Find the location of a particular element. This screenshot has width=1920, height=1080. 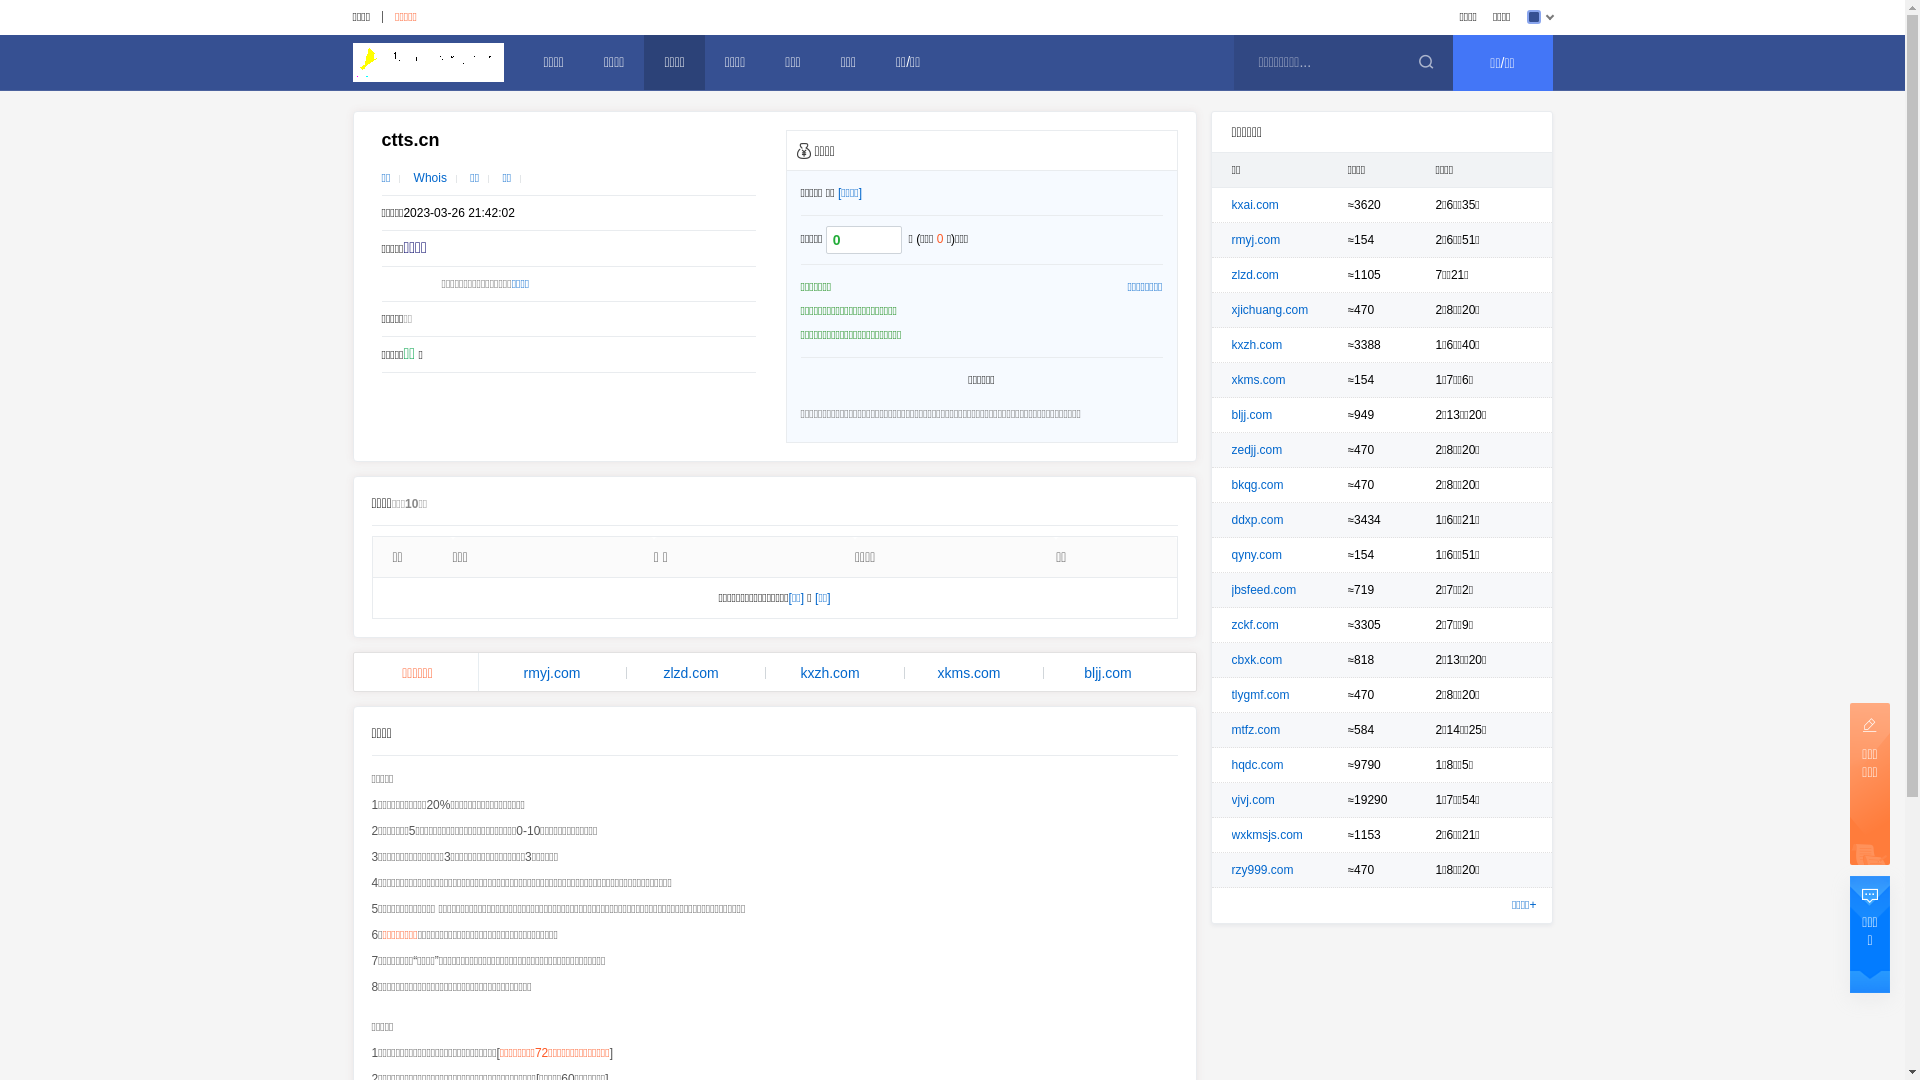

'zedjj.com' is located at coordinates (1256, 450).